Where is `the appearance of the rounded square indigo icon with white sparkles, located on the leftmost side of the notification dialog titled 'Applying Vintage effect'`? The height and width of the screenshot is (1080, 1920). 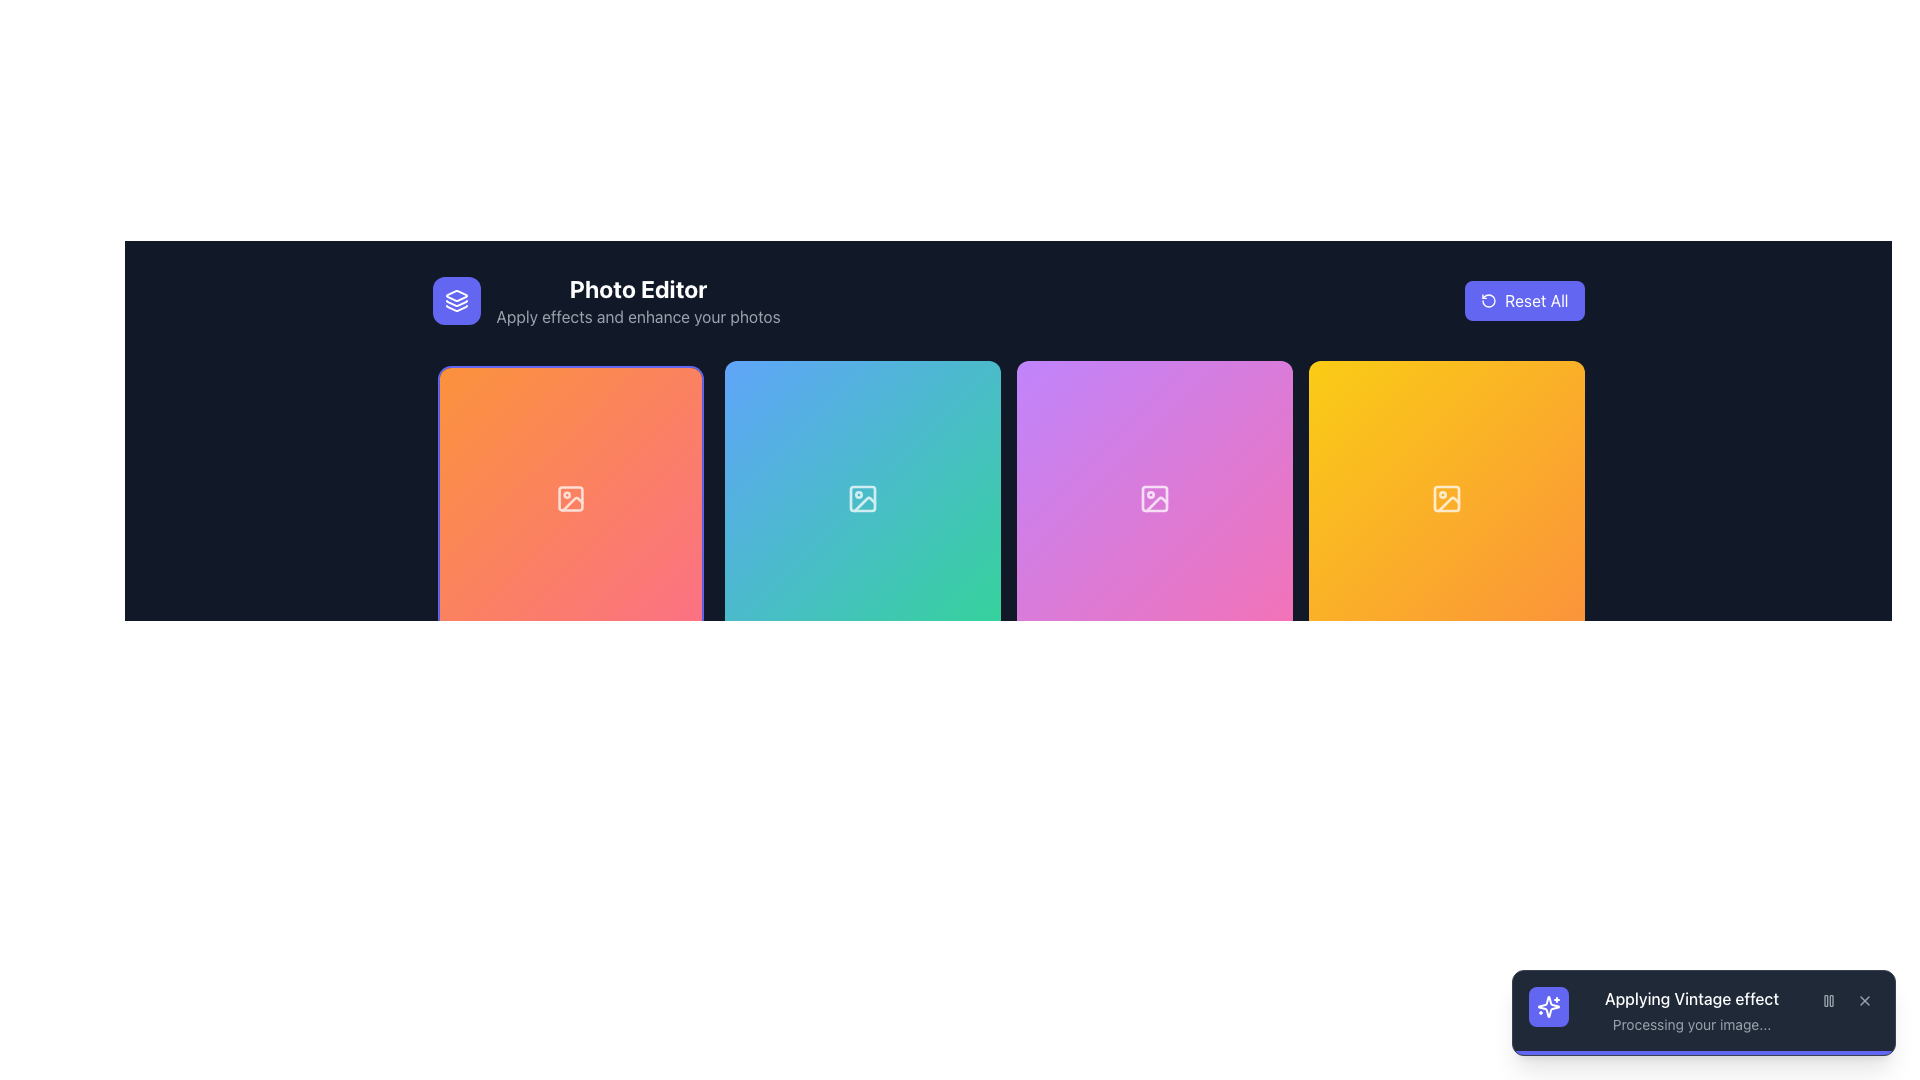 the appearance of the rounded square indigo icon with white sparkles, located on the leftmost side of the notification dialog titled 'Applying Vintage effect' is located at coordinates (1548, 1006).